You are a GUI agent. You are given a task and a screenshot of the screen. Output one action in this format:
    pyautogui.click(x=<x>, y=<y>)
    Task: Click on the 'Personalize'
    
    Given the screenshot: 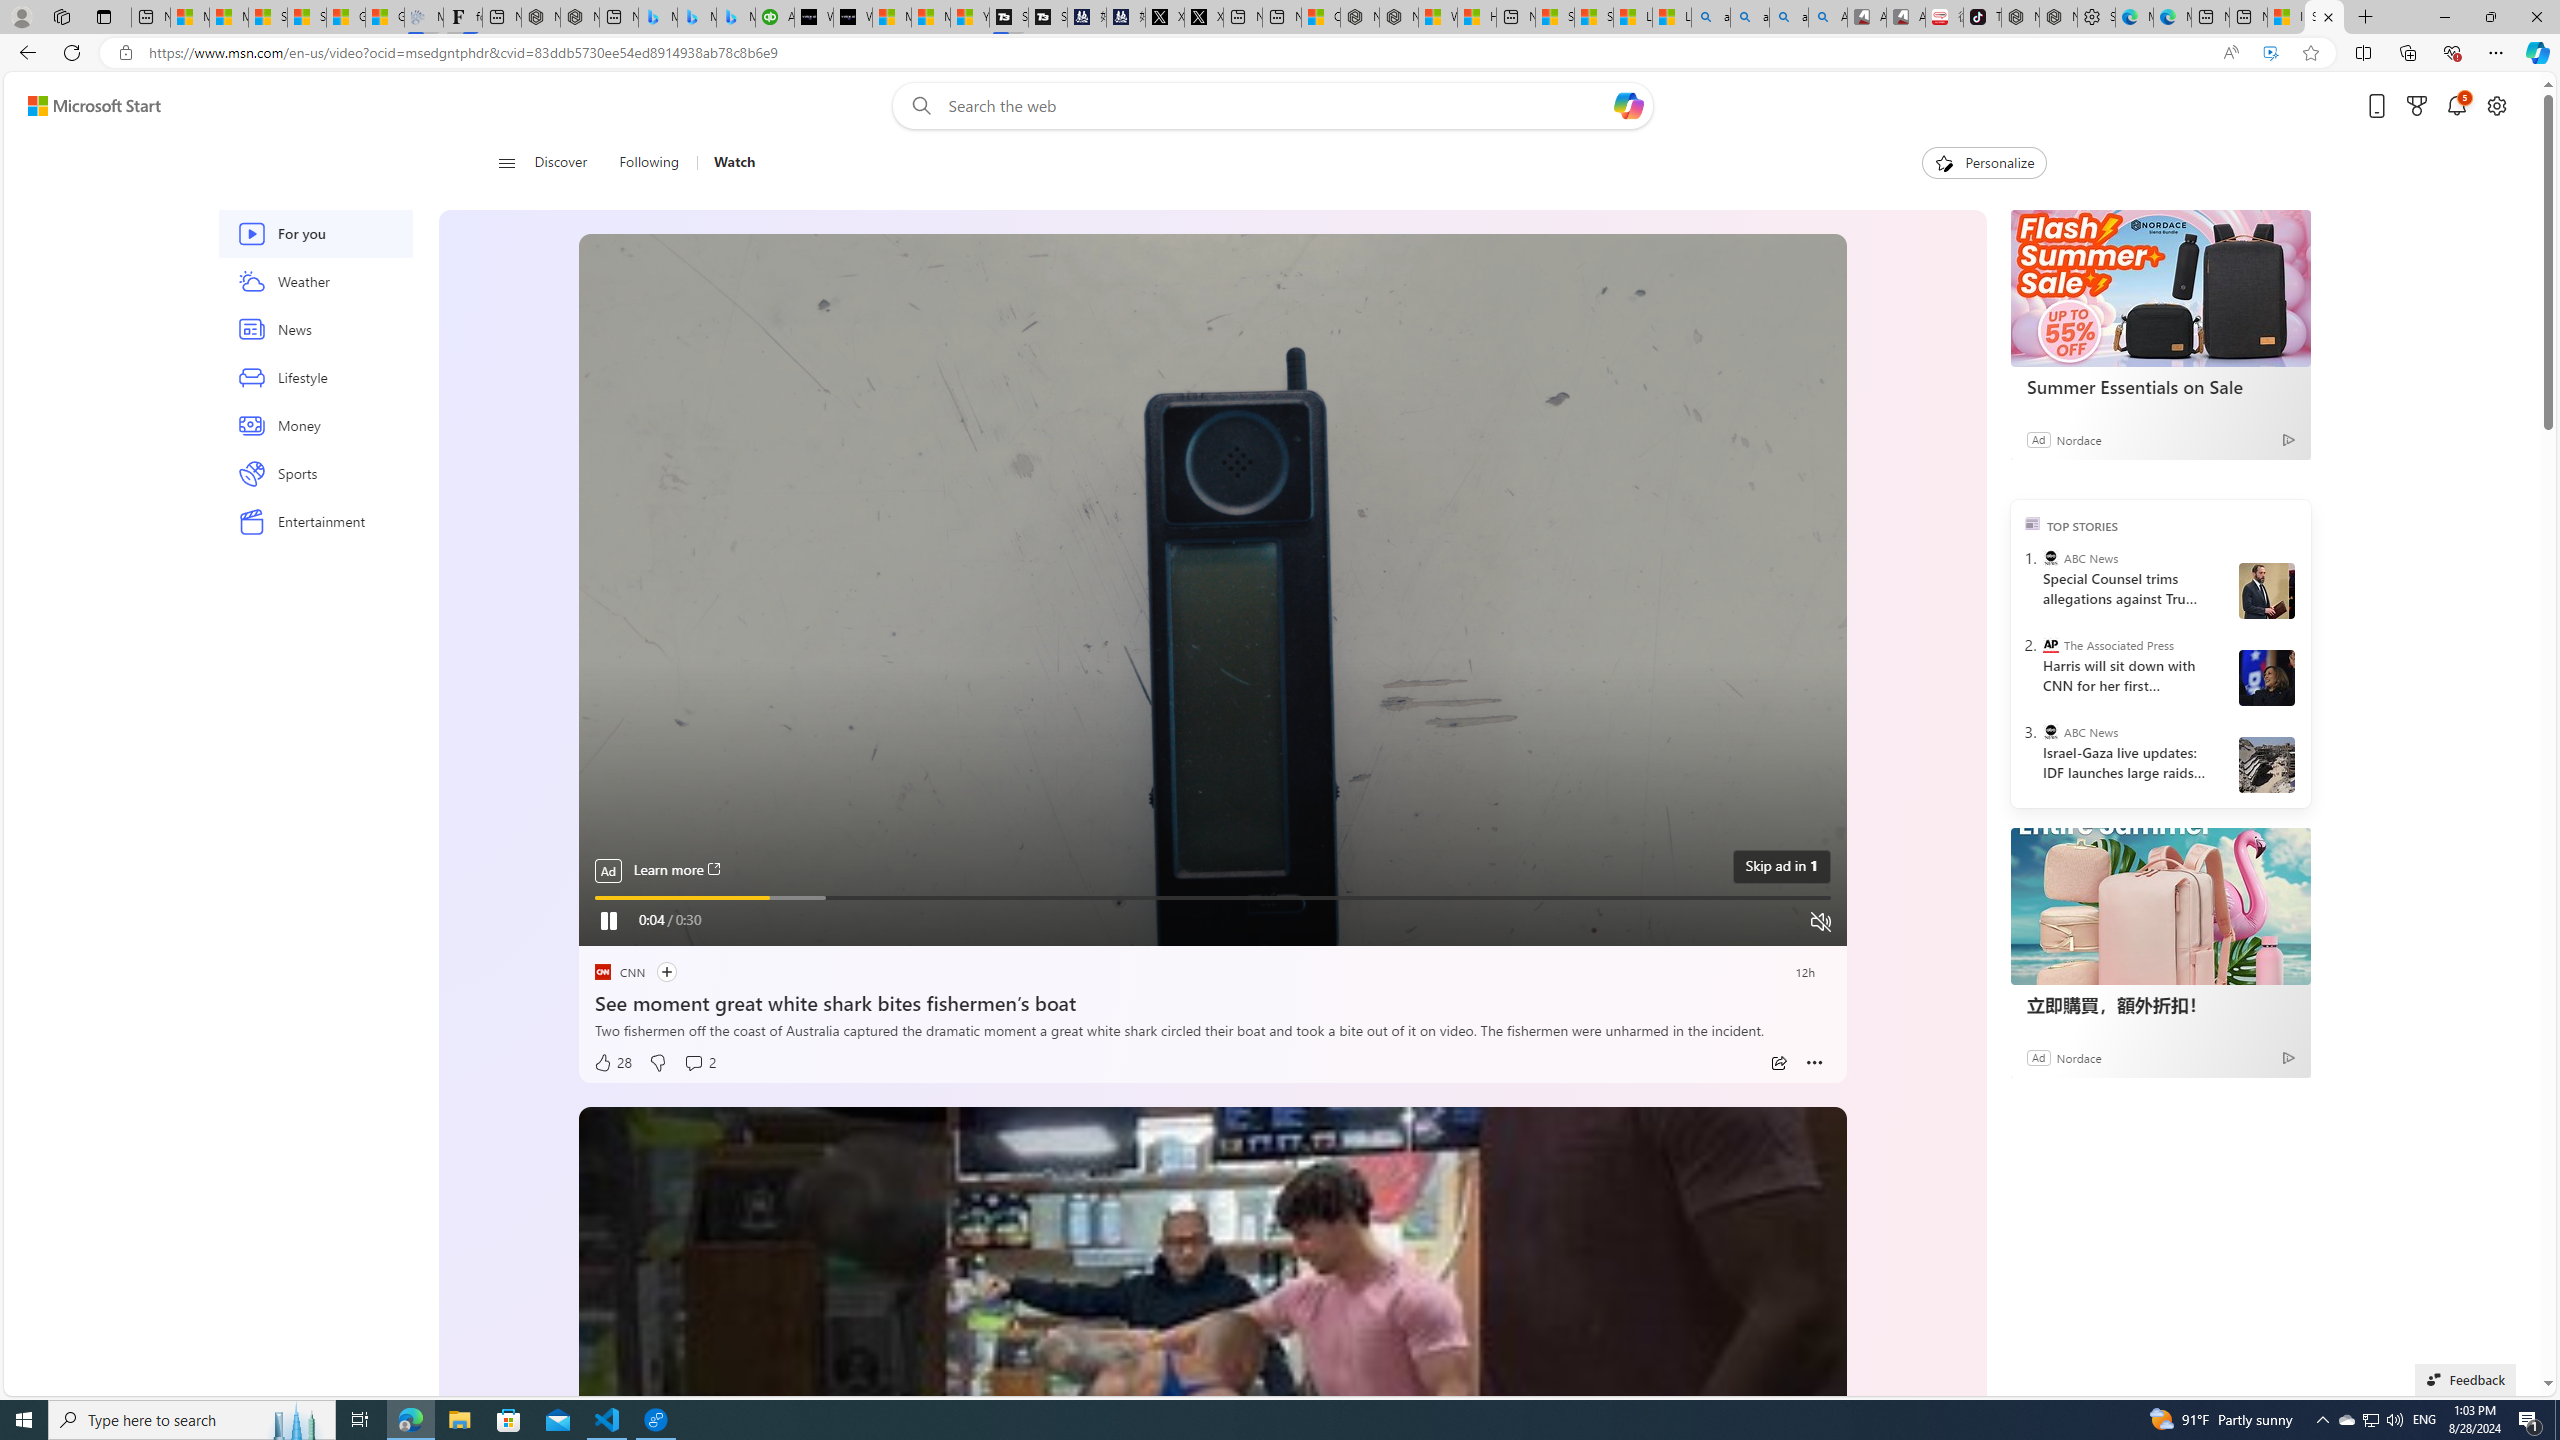 What is the action you would take?
    pyautogui.click(x=1984, y=162)
    